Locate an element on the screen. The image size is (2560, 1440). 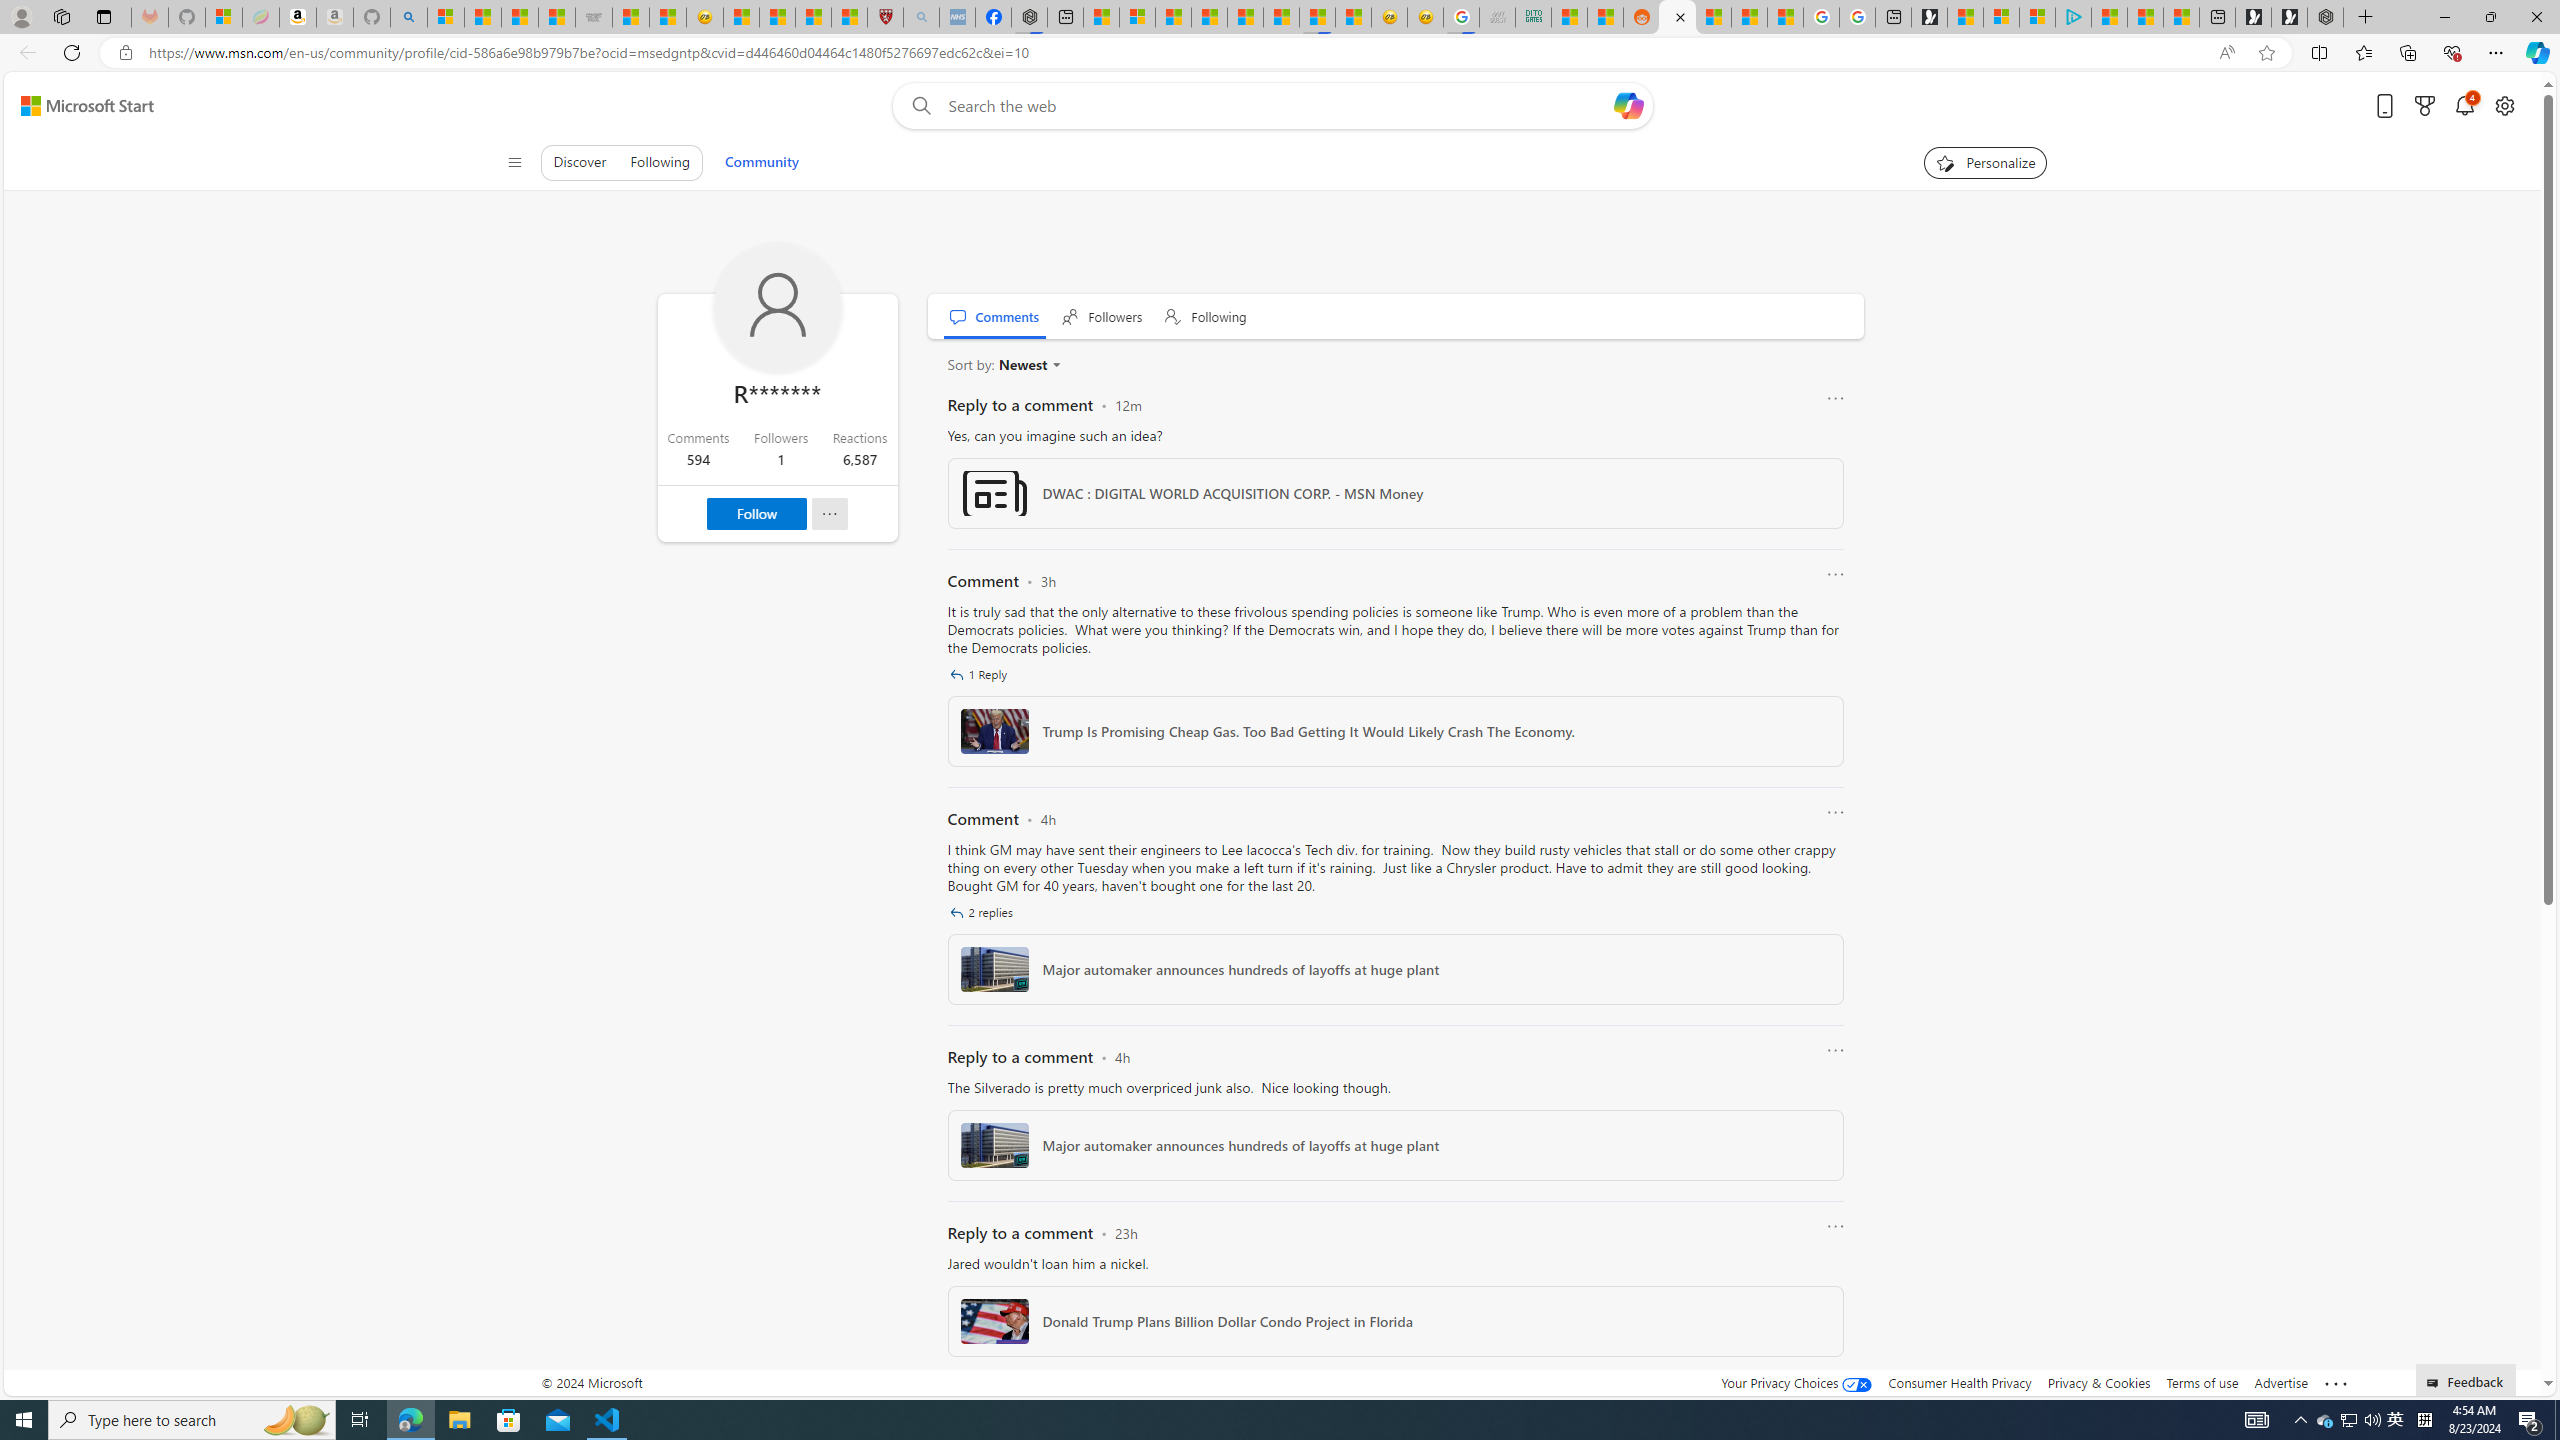
' Followers' is located at coordinates (1101, 315).